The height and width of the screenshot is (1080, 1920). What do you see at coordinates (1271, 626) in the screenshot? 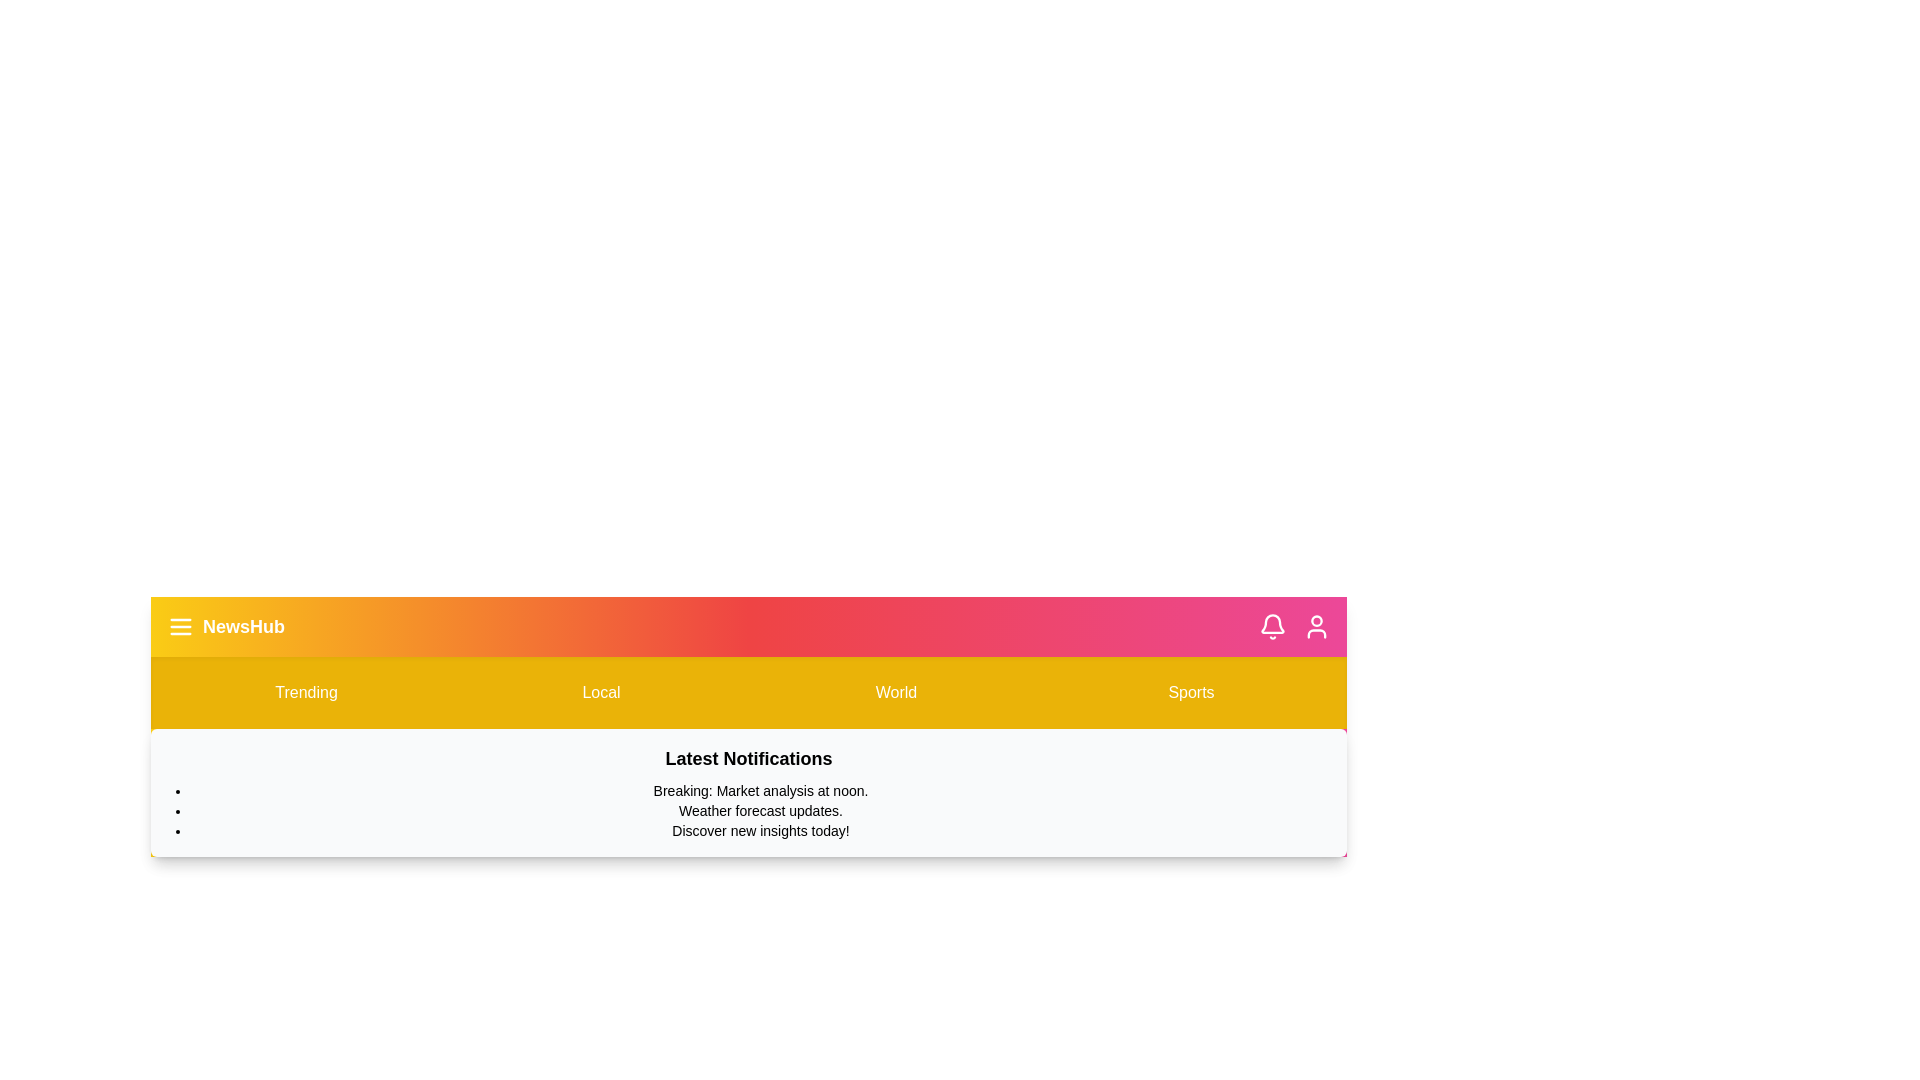
I see `the bell icon to toggle notifications visibility` at bounding box center [1271, 626].